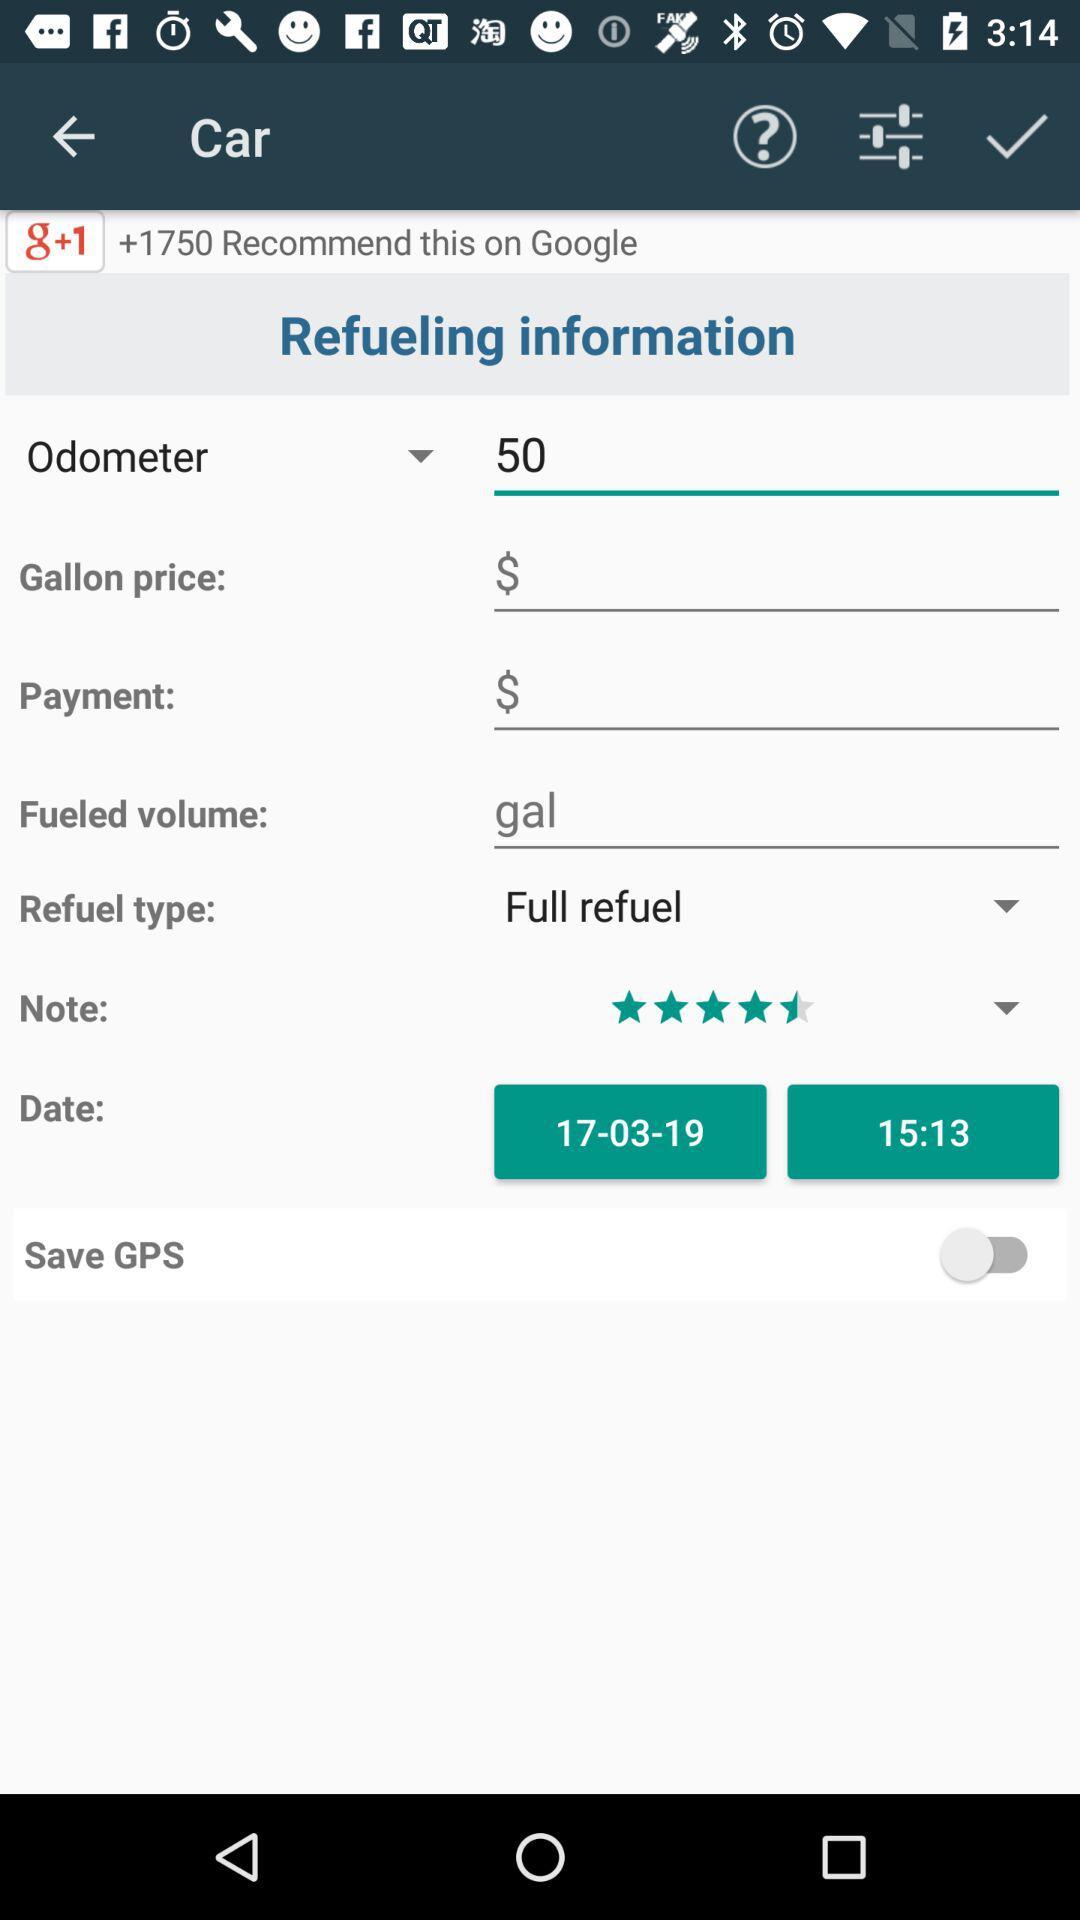 This screenshot has width=1080, height=1920. I want to click on fuel volume, so click(775, 810).